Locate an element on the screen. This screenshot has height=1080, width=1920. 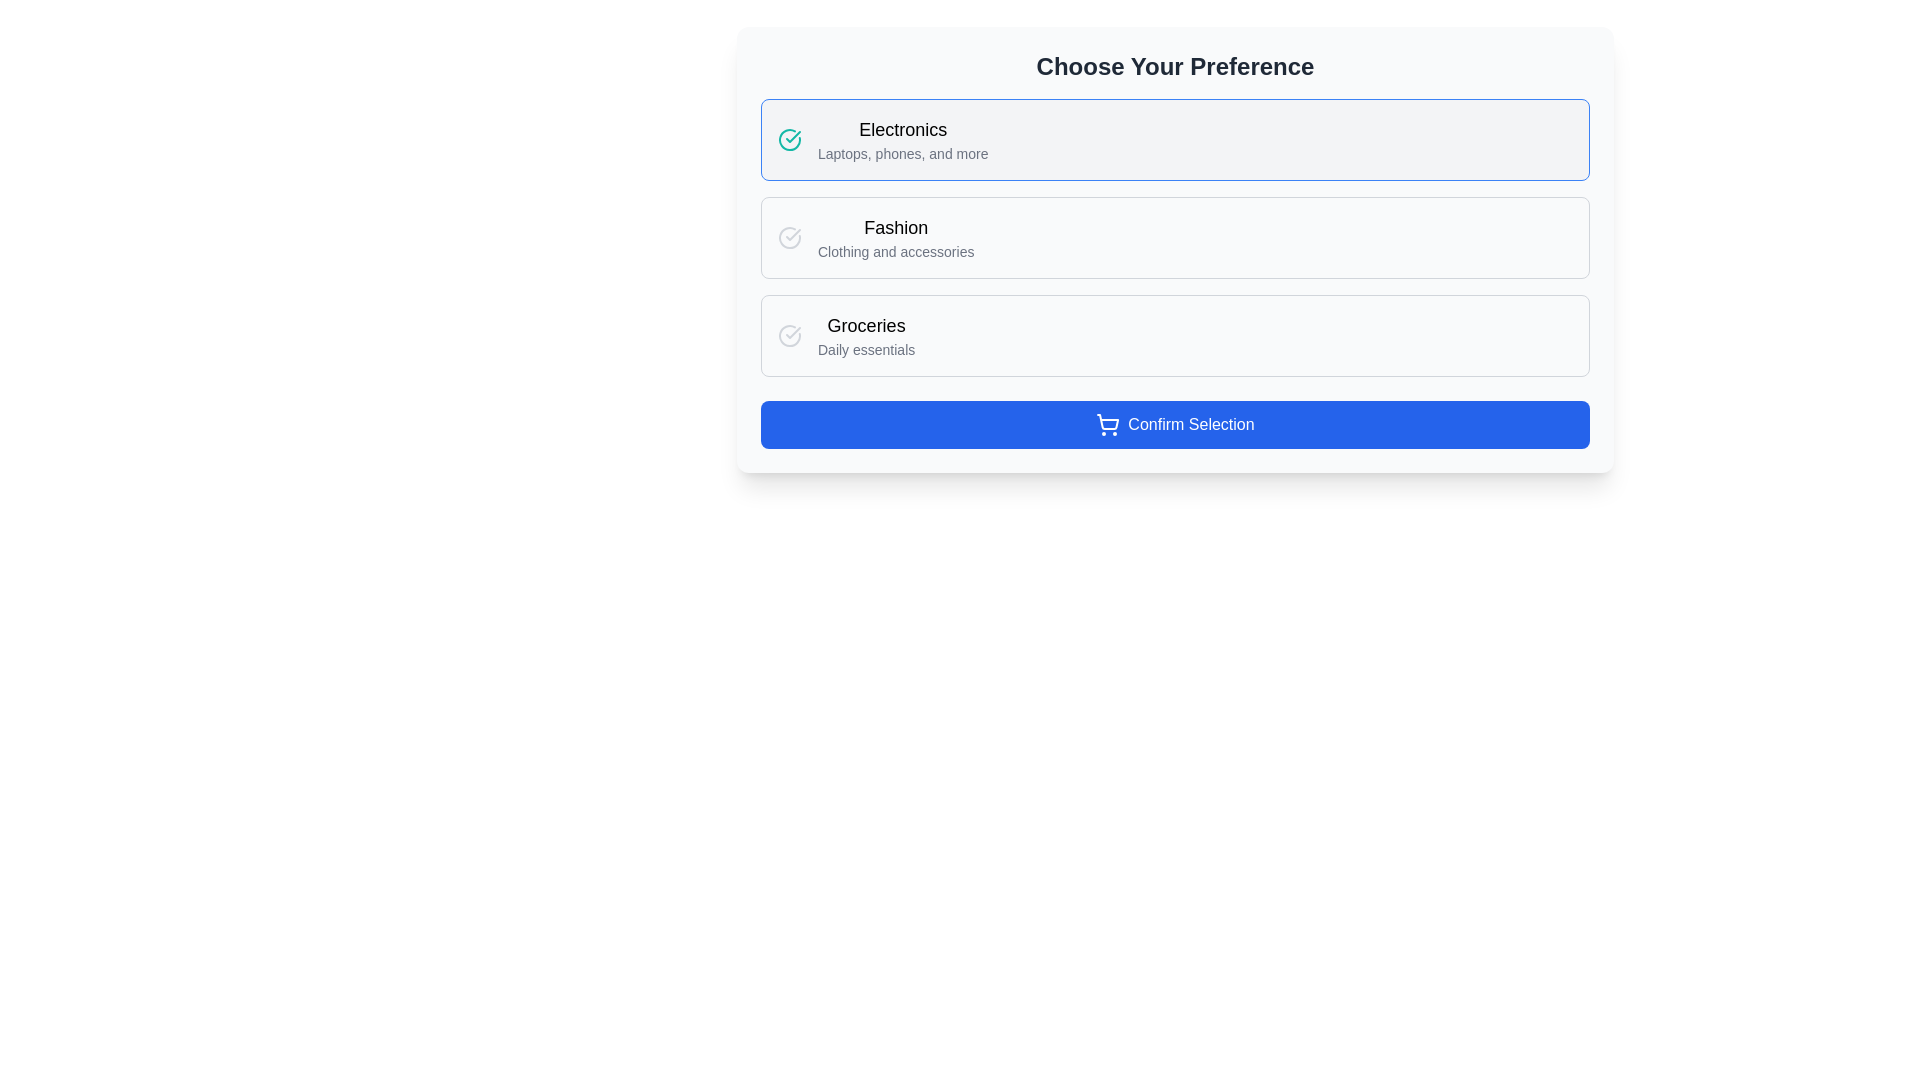
the text label providing additional context for the 'Electronics' category, located directly below the main title is located at coordinates (902, 153).